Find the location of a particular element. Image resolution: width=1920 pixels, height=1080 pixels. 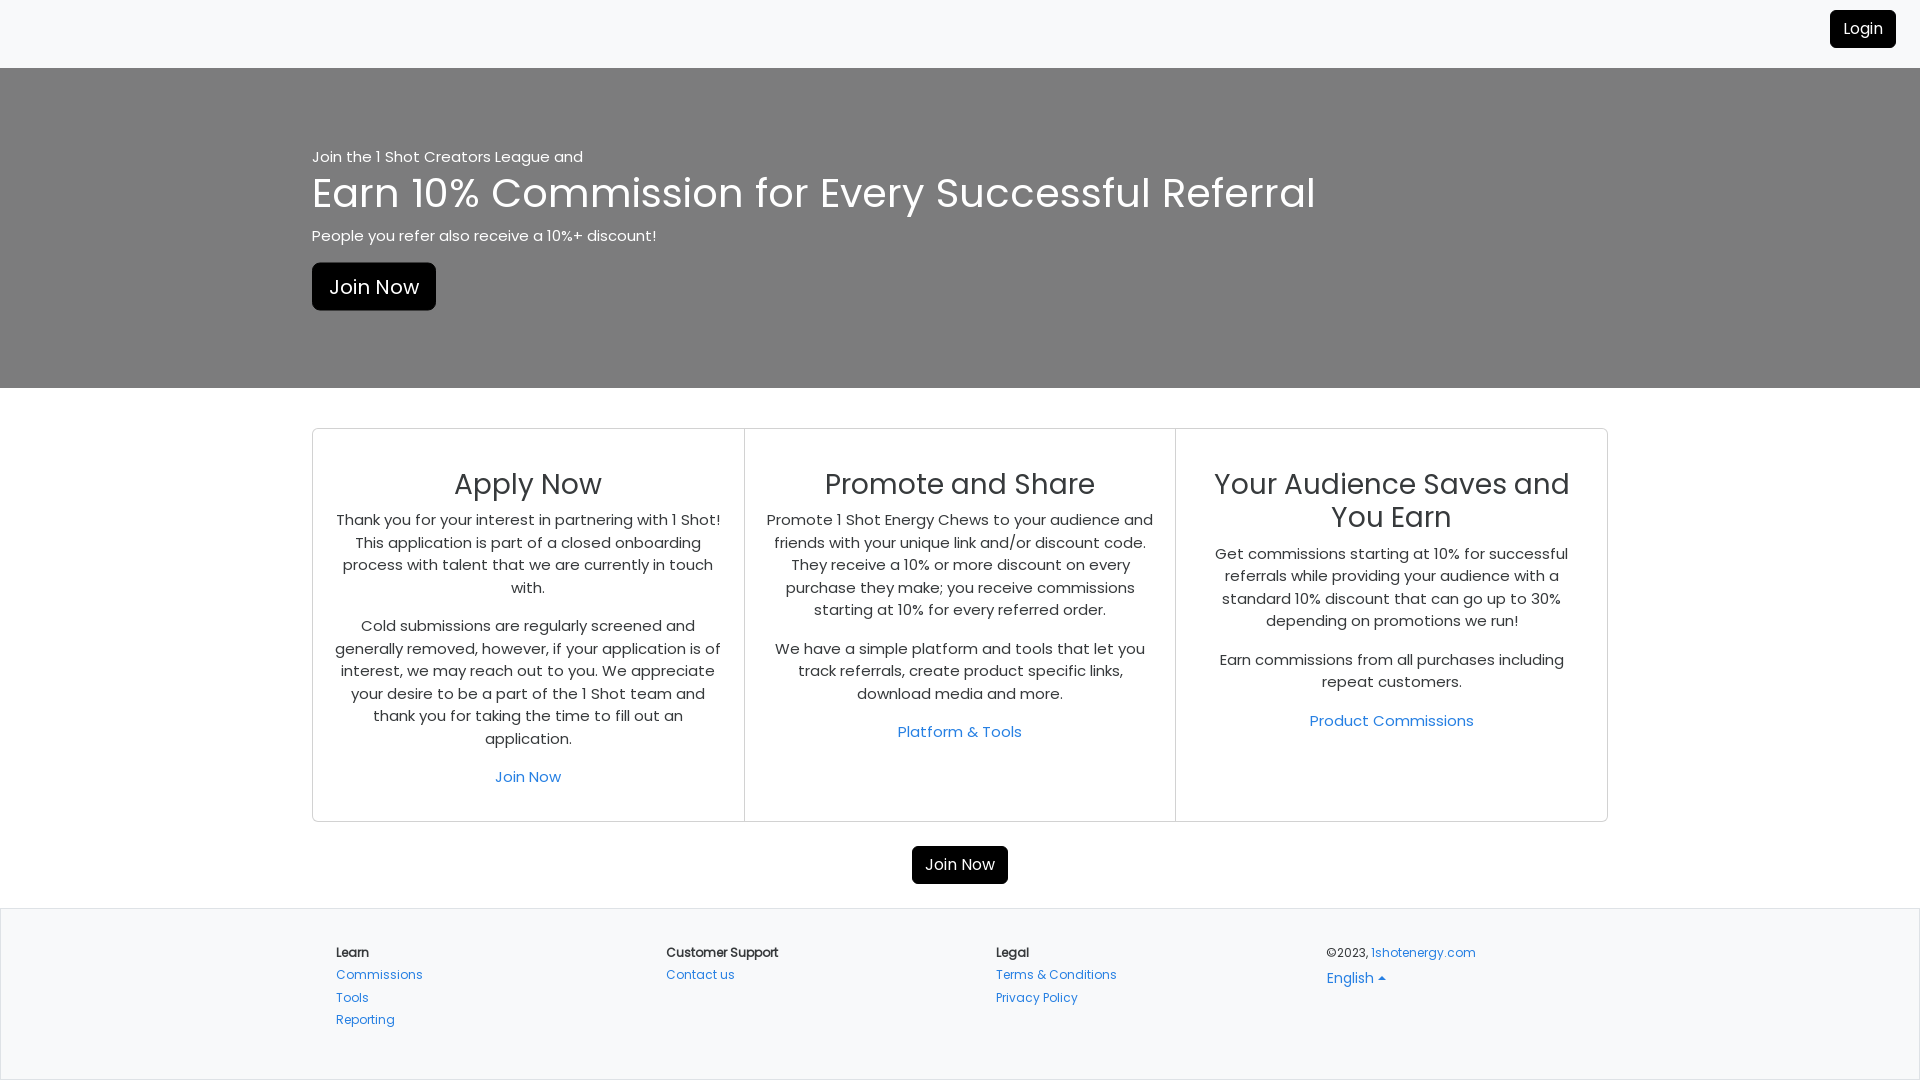

'Contact us' is located at coordinates (694, 929).